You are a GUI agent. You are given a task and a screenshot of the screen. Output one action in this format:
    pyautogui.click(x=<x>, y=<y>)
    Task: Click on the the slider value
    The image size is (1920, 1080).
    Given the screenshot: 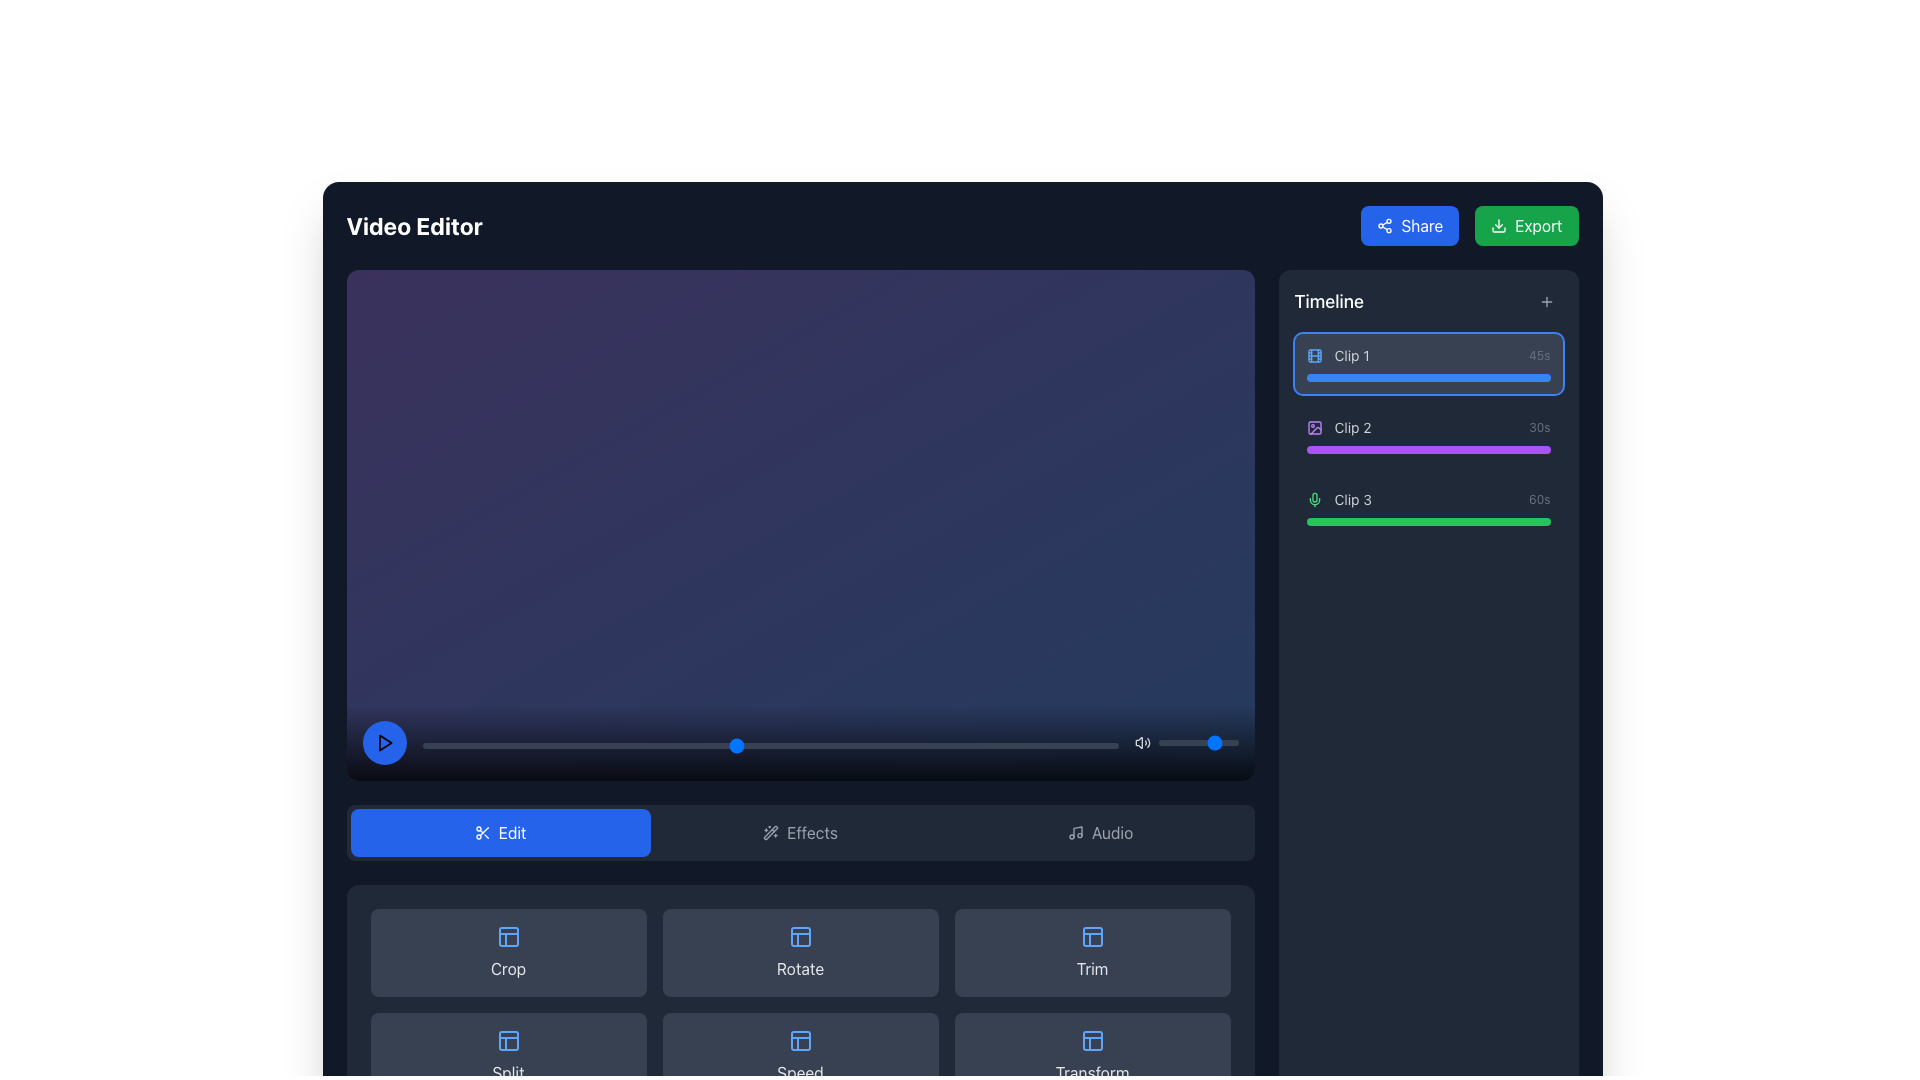 What is the action you would take?
    pyautogui.click(x=1165, y=742)
    